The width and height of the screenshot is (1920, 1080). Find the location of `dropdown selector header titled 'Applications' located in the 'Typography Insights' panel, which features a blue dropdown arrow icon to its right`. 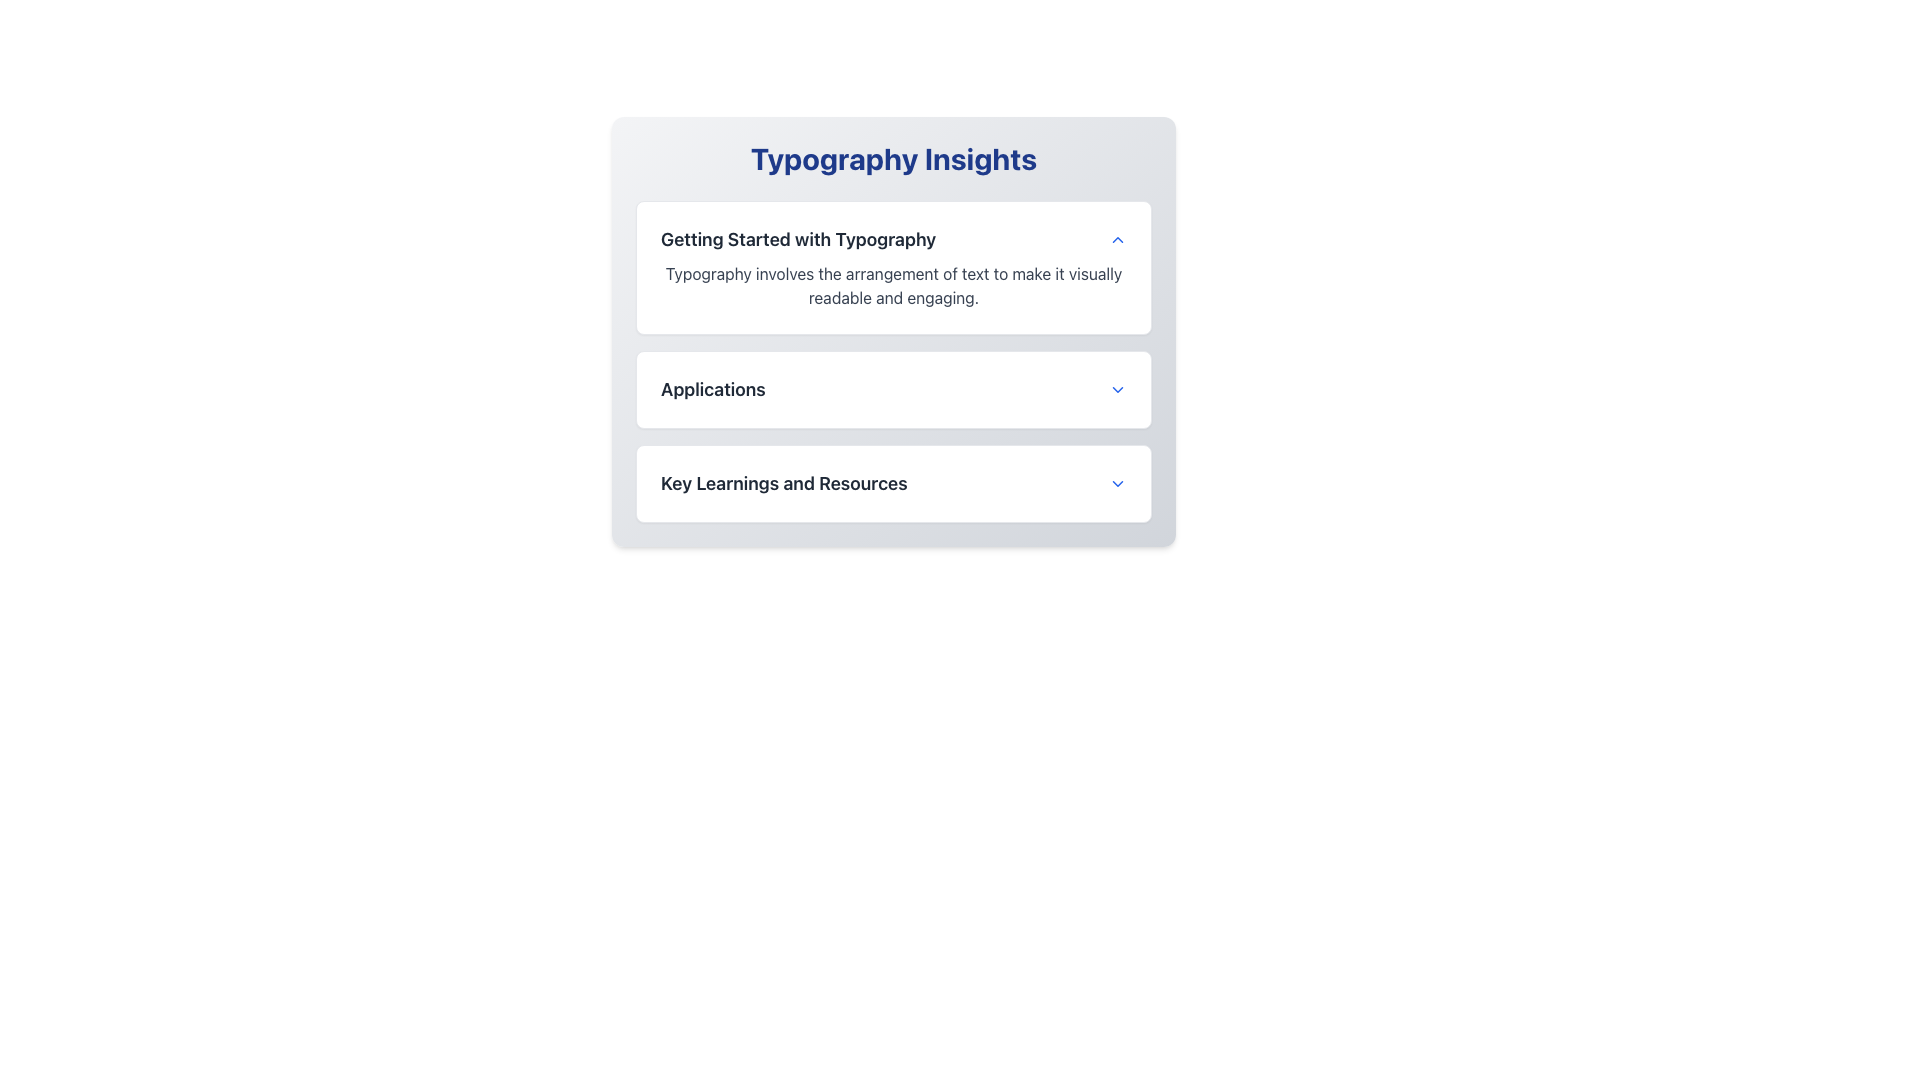

dropdown selector header titled 'Applications' located in the 'Typography Insights' panel, which features a blue dropdown arrow icon to its right is located at coordinates (892, 389).